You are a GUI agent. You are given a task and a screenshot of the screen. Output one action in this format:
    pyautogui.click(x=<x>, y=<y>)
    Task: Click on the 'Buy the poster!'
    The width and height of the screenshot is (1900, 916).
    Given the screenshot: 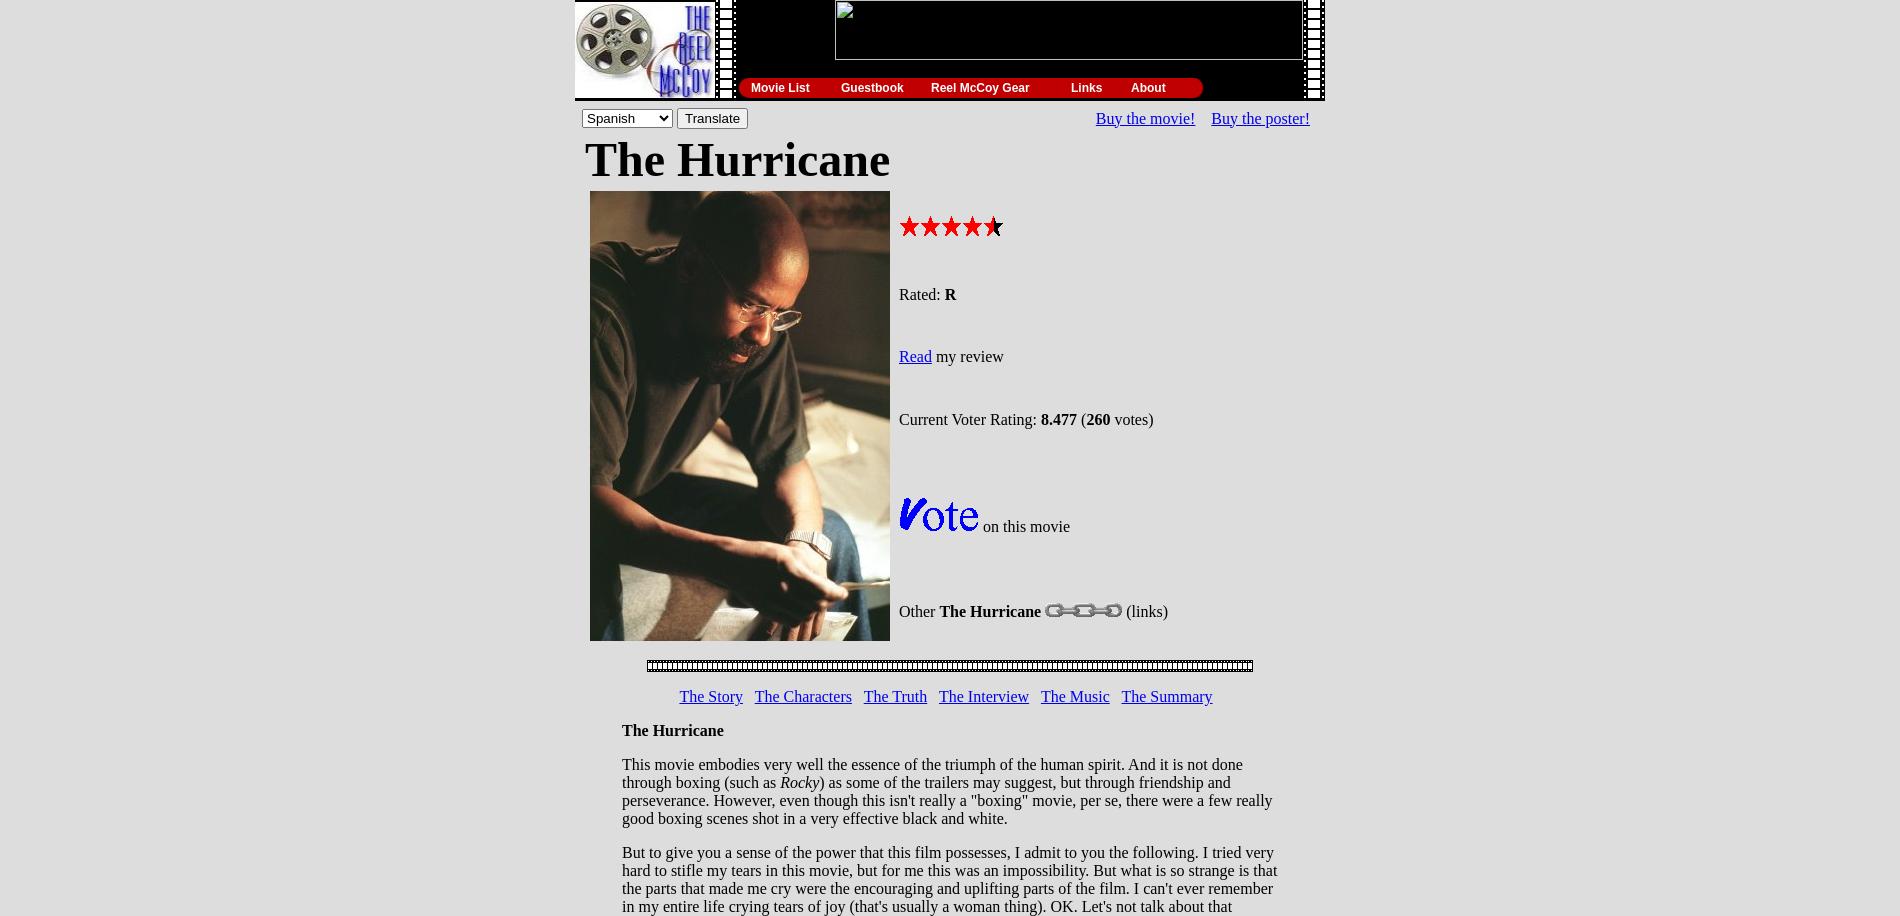 What is the action you would take?
    pyautogui.click(x=1210, y=117)
    